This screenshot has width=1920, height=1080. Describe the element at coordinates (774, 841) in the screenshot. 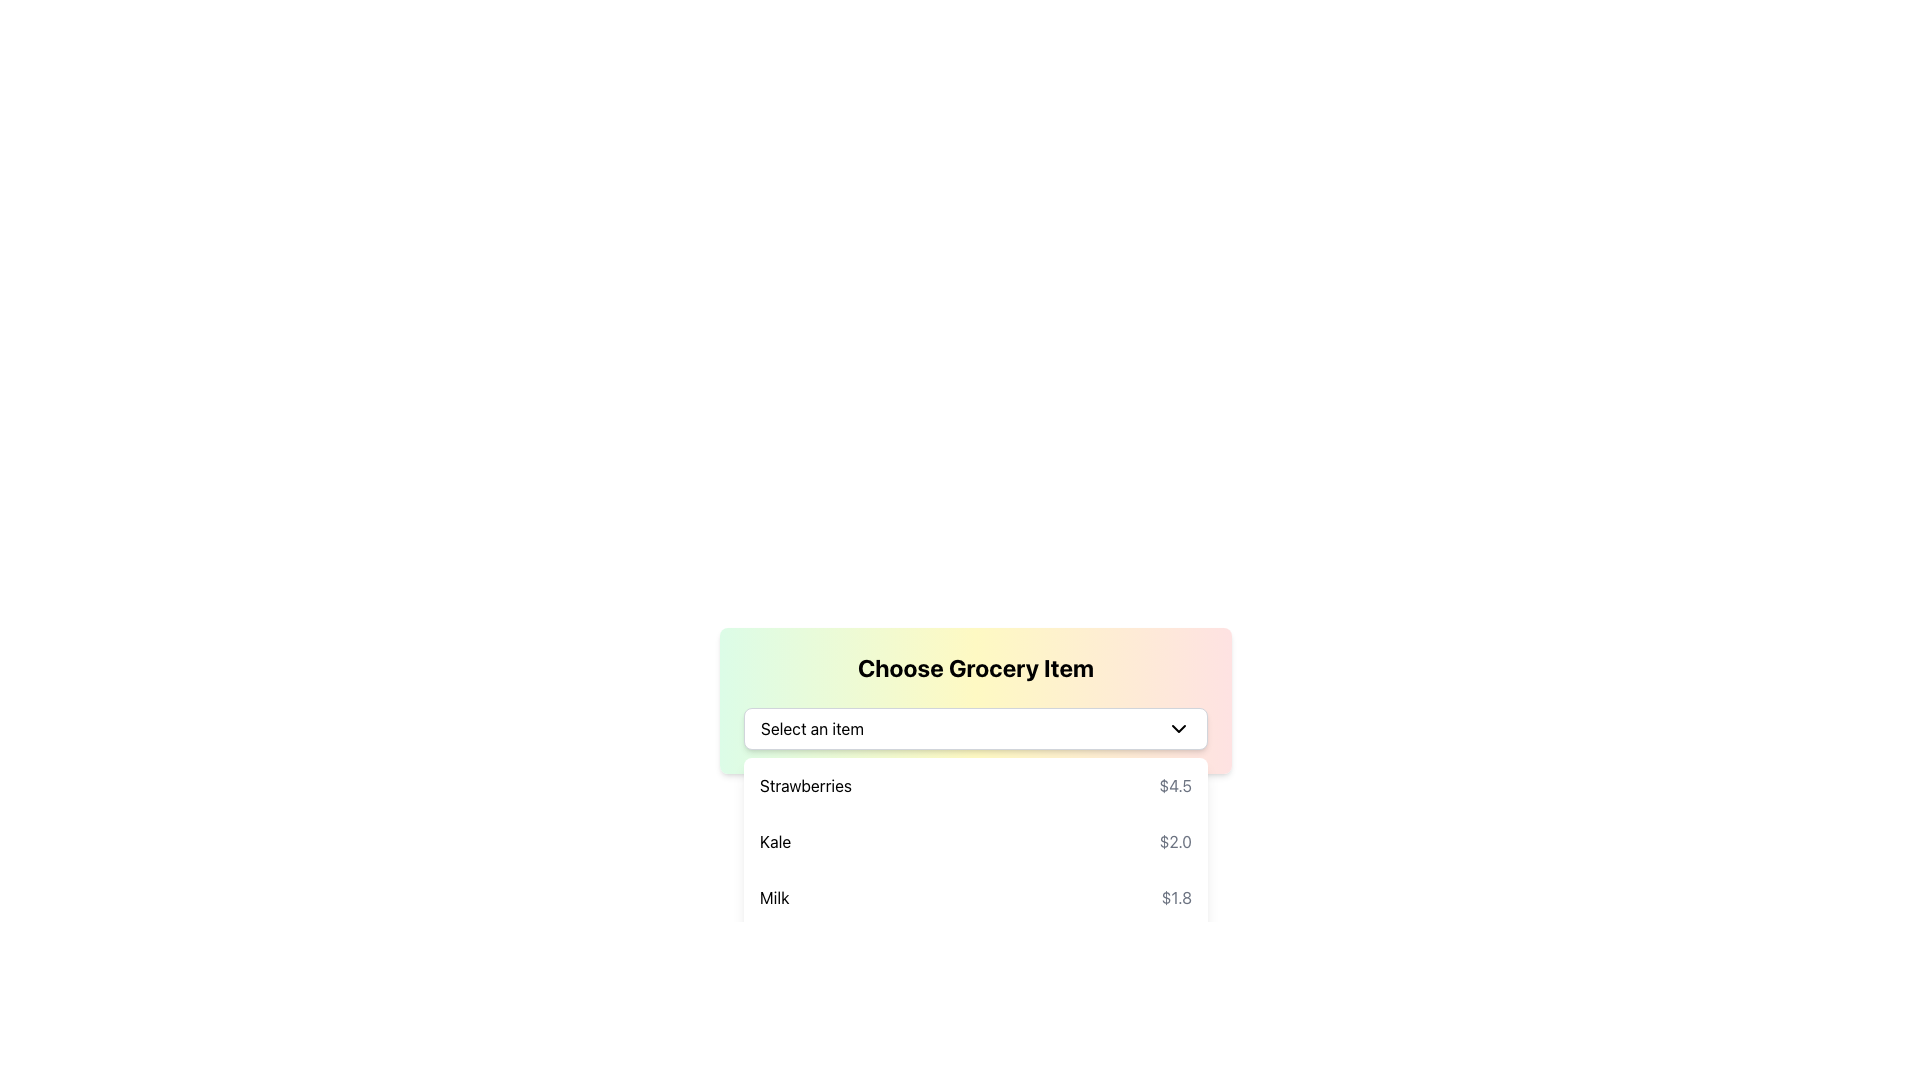

I see `the label for the grocery item 'Kale' in the dropdown list, which is positioned to the left of the price '$2.0'` at that location.